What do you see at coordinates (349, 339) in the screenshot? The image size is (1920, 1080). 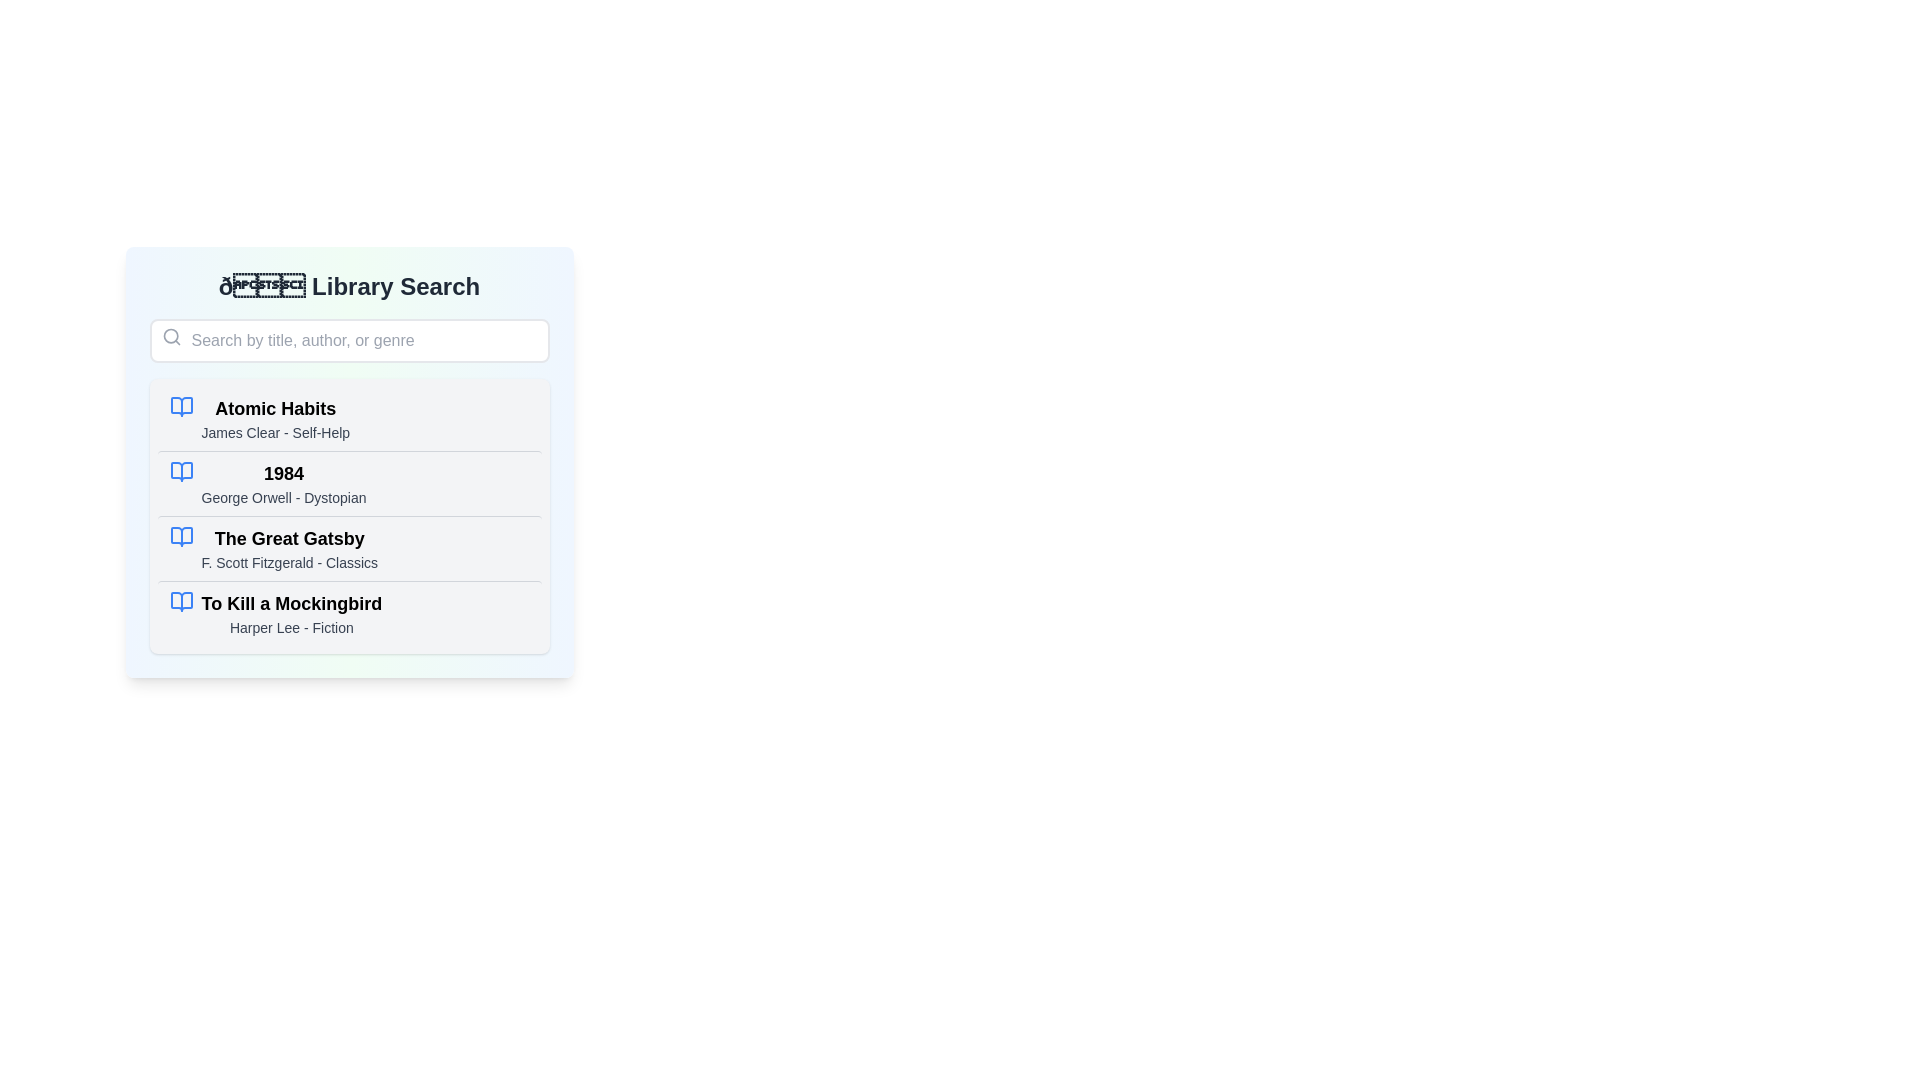 I see `the text input field for the library search, which is located below the bold title '📚 Library Search' and above a list of book entries` at bounding box center [349, 339].